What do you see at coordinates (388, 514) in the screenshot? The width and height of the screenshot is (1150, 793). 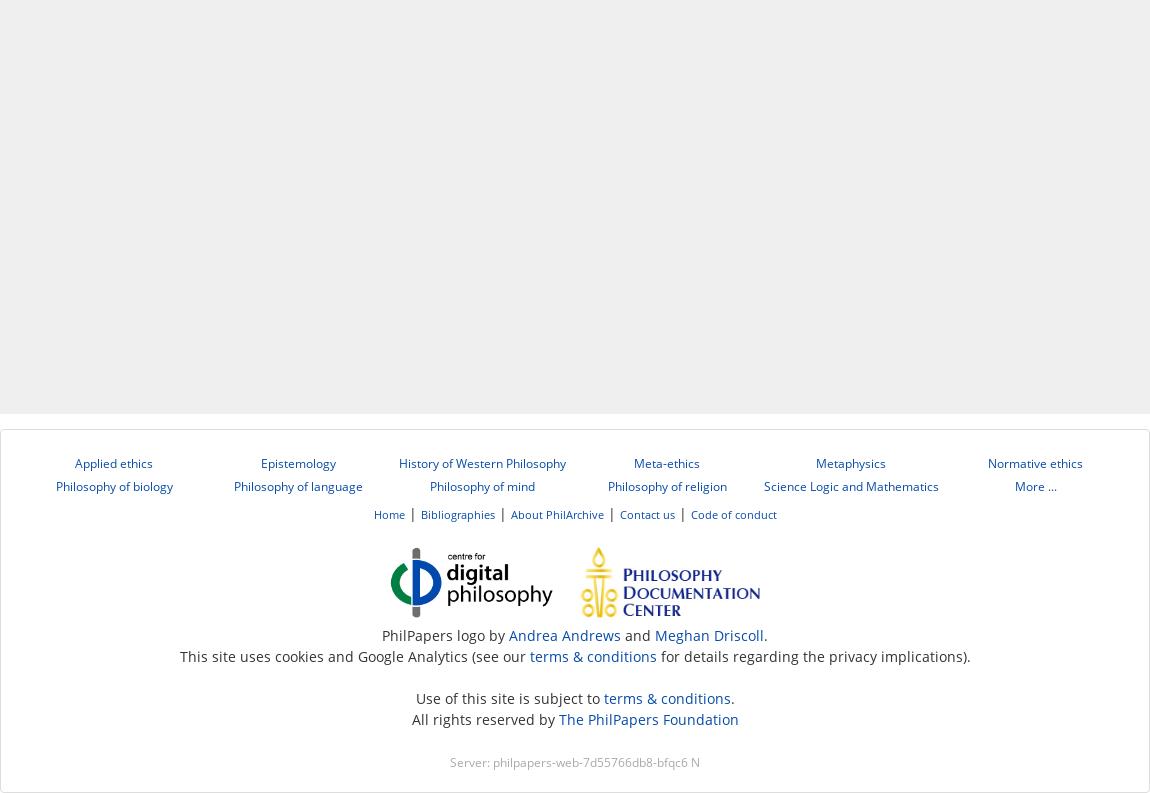 I see `'Home'` at bounding box center [388, 514].